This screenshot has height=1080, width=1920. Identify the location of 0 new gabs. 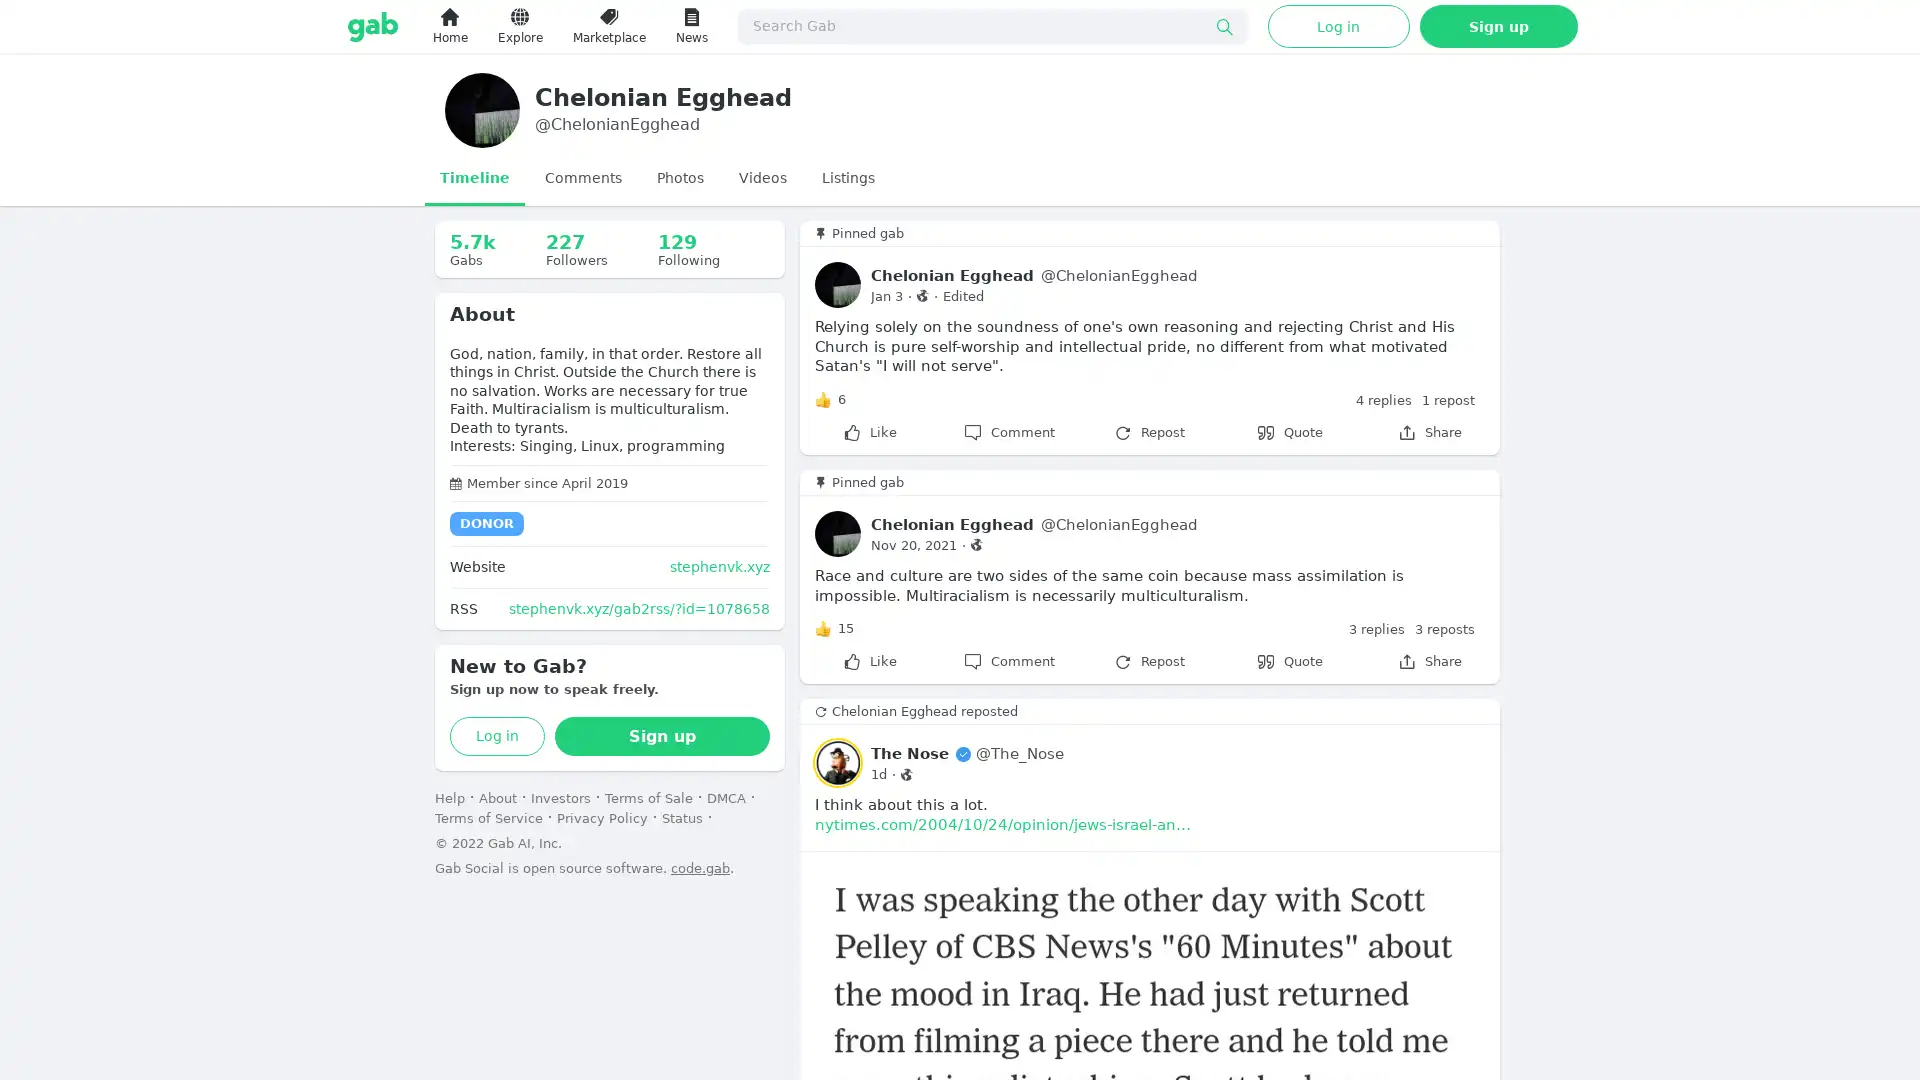
(1150, 219).